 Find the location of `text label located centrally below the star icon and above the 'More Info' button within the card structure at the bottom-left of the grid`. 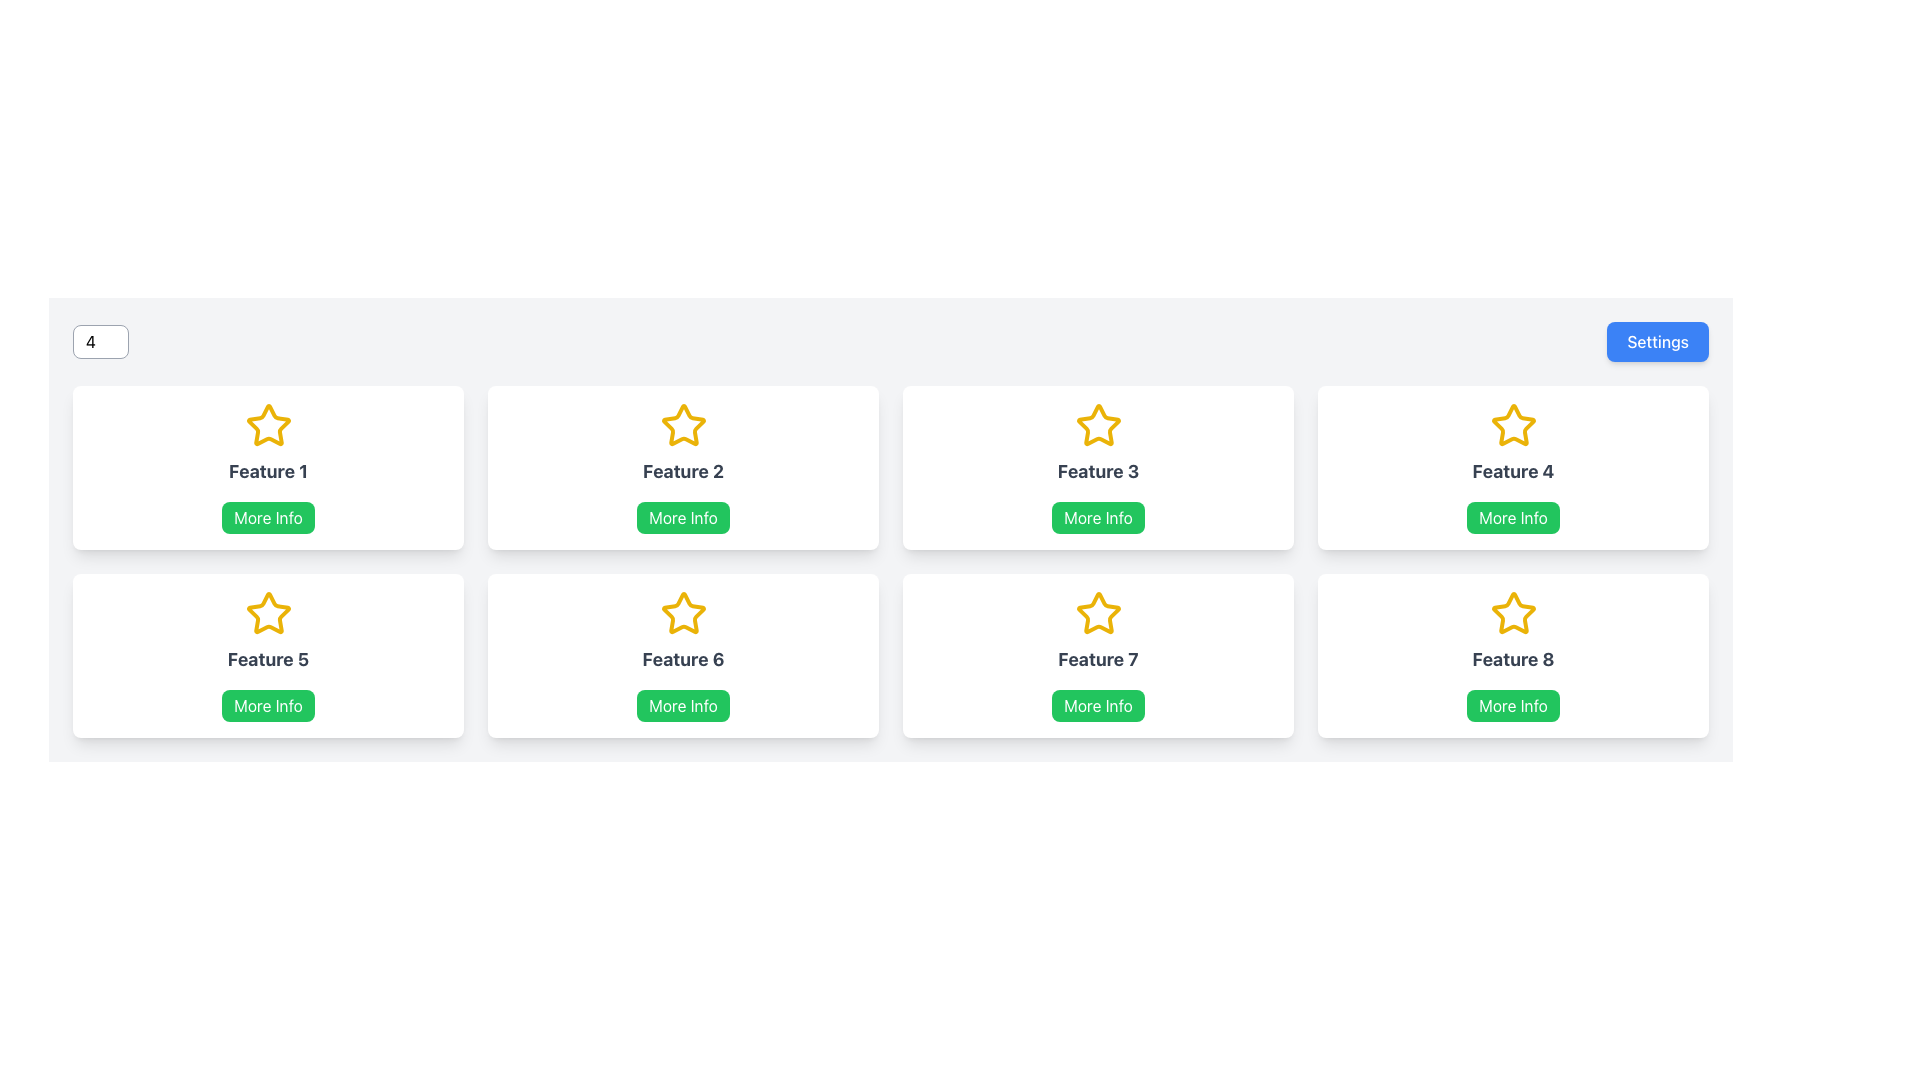

text label located centrally below the star icon and above the 'More Info' button within the card structure at the bottom-left of the grid is located at coordinates (267, 659).